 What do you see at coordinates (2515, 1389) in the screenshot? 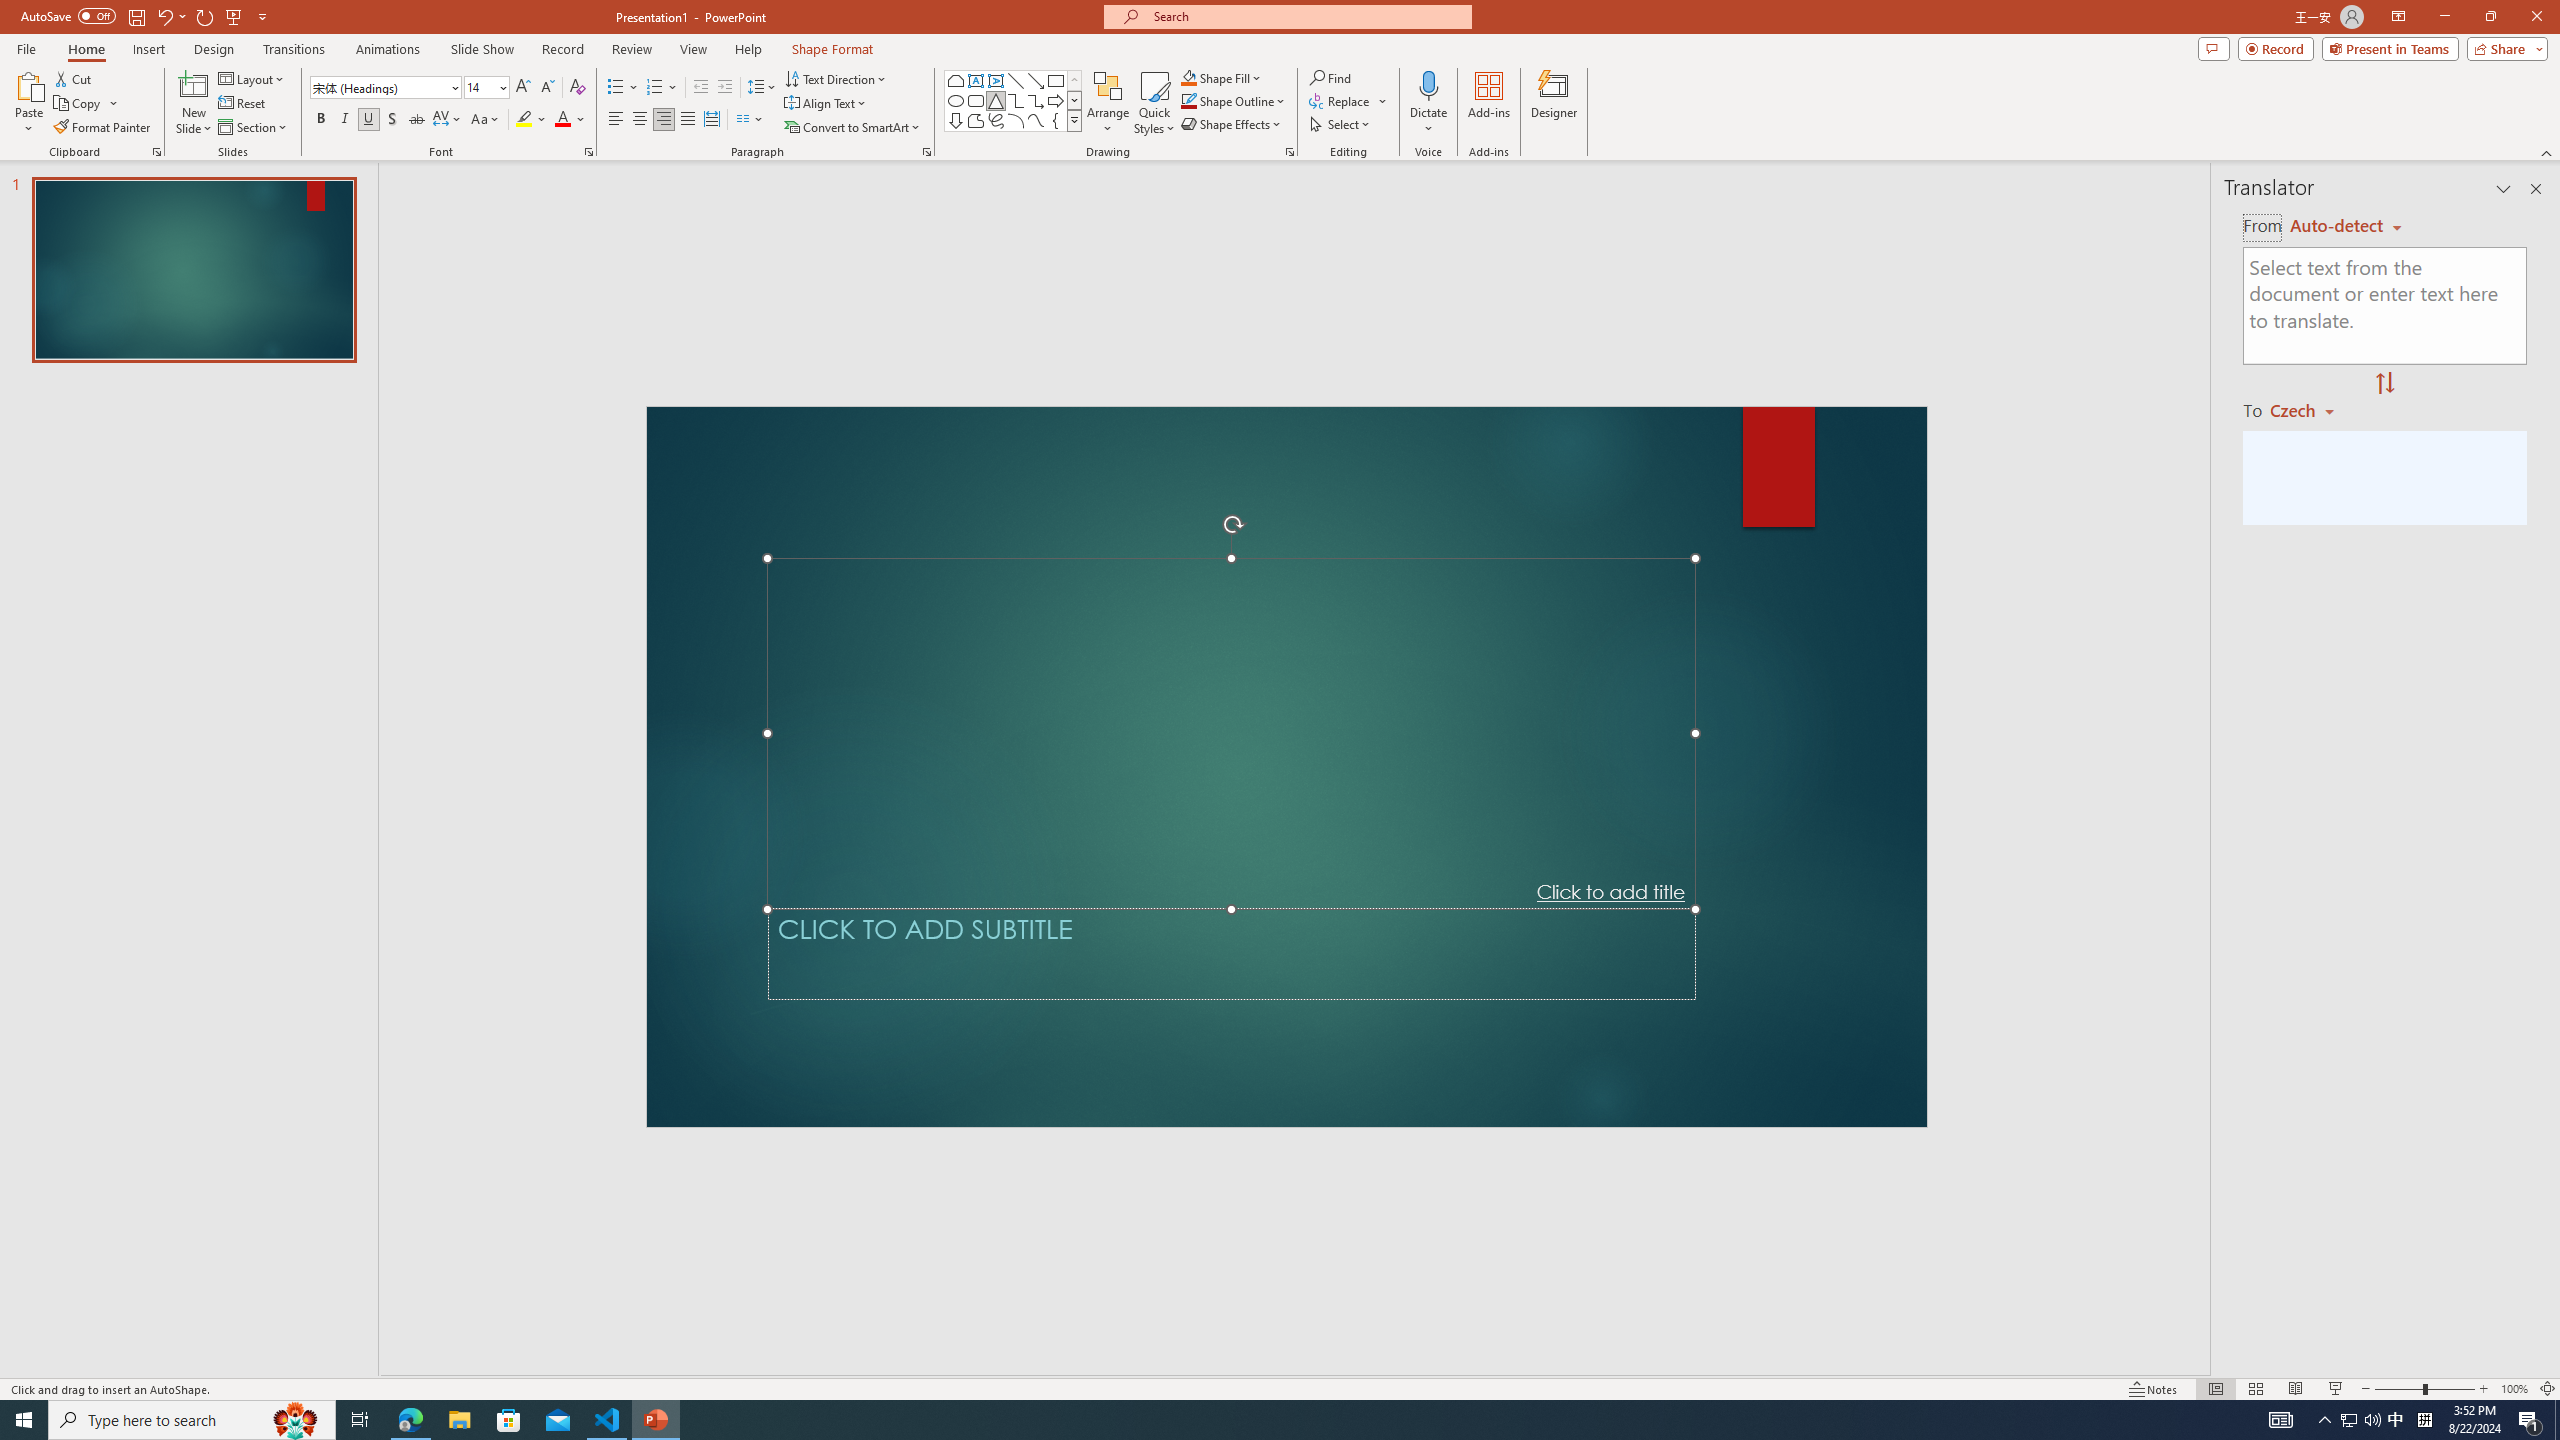
I see `'Zoom 100%'` at bounding box center [2515, 1389].